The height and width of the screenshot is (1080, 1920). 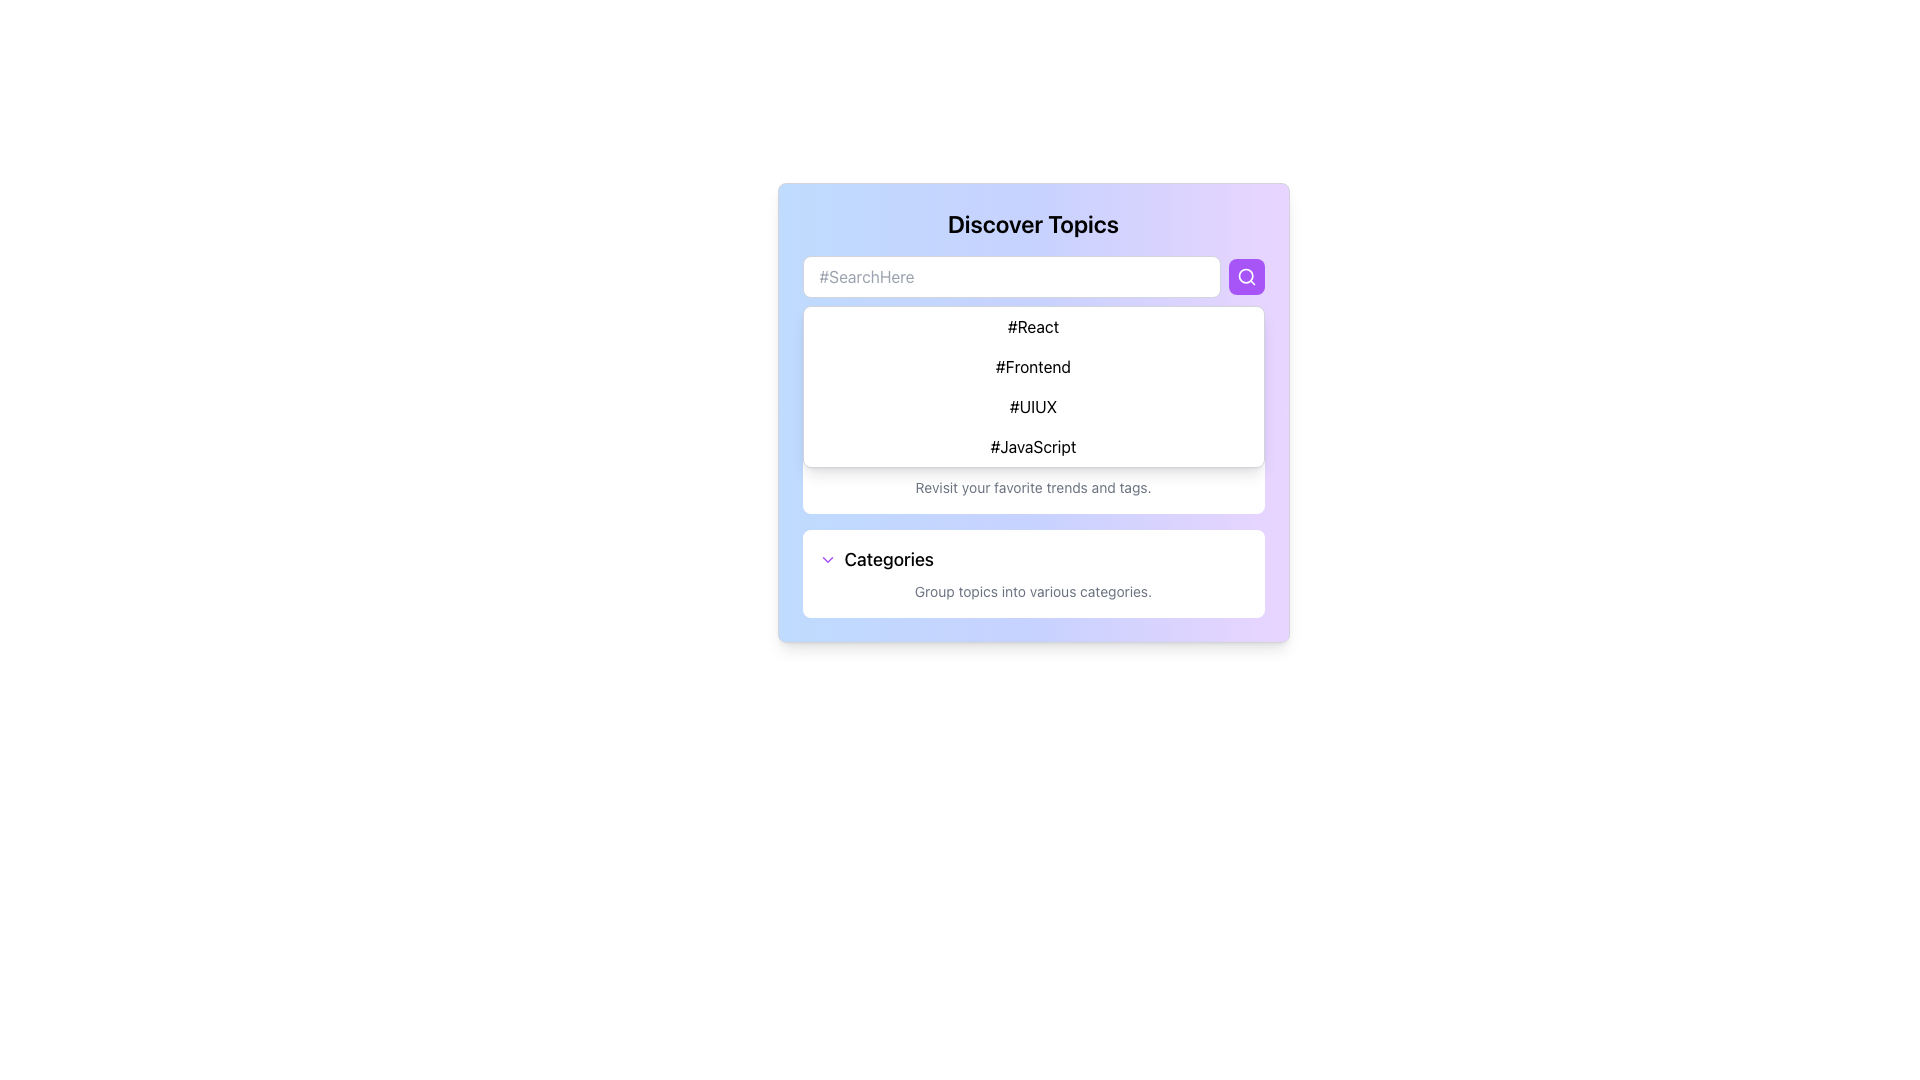 What do you see at coordinates (827, 559) in the screenshot?
I see `the downward-facing purple chevron icon located to the left of the 'Categories' text` at bounding box center [827, 559].